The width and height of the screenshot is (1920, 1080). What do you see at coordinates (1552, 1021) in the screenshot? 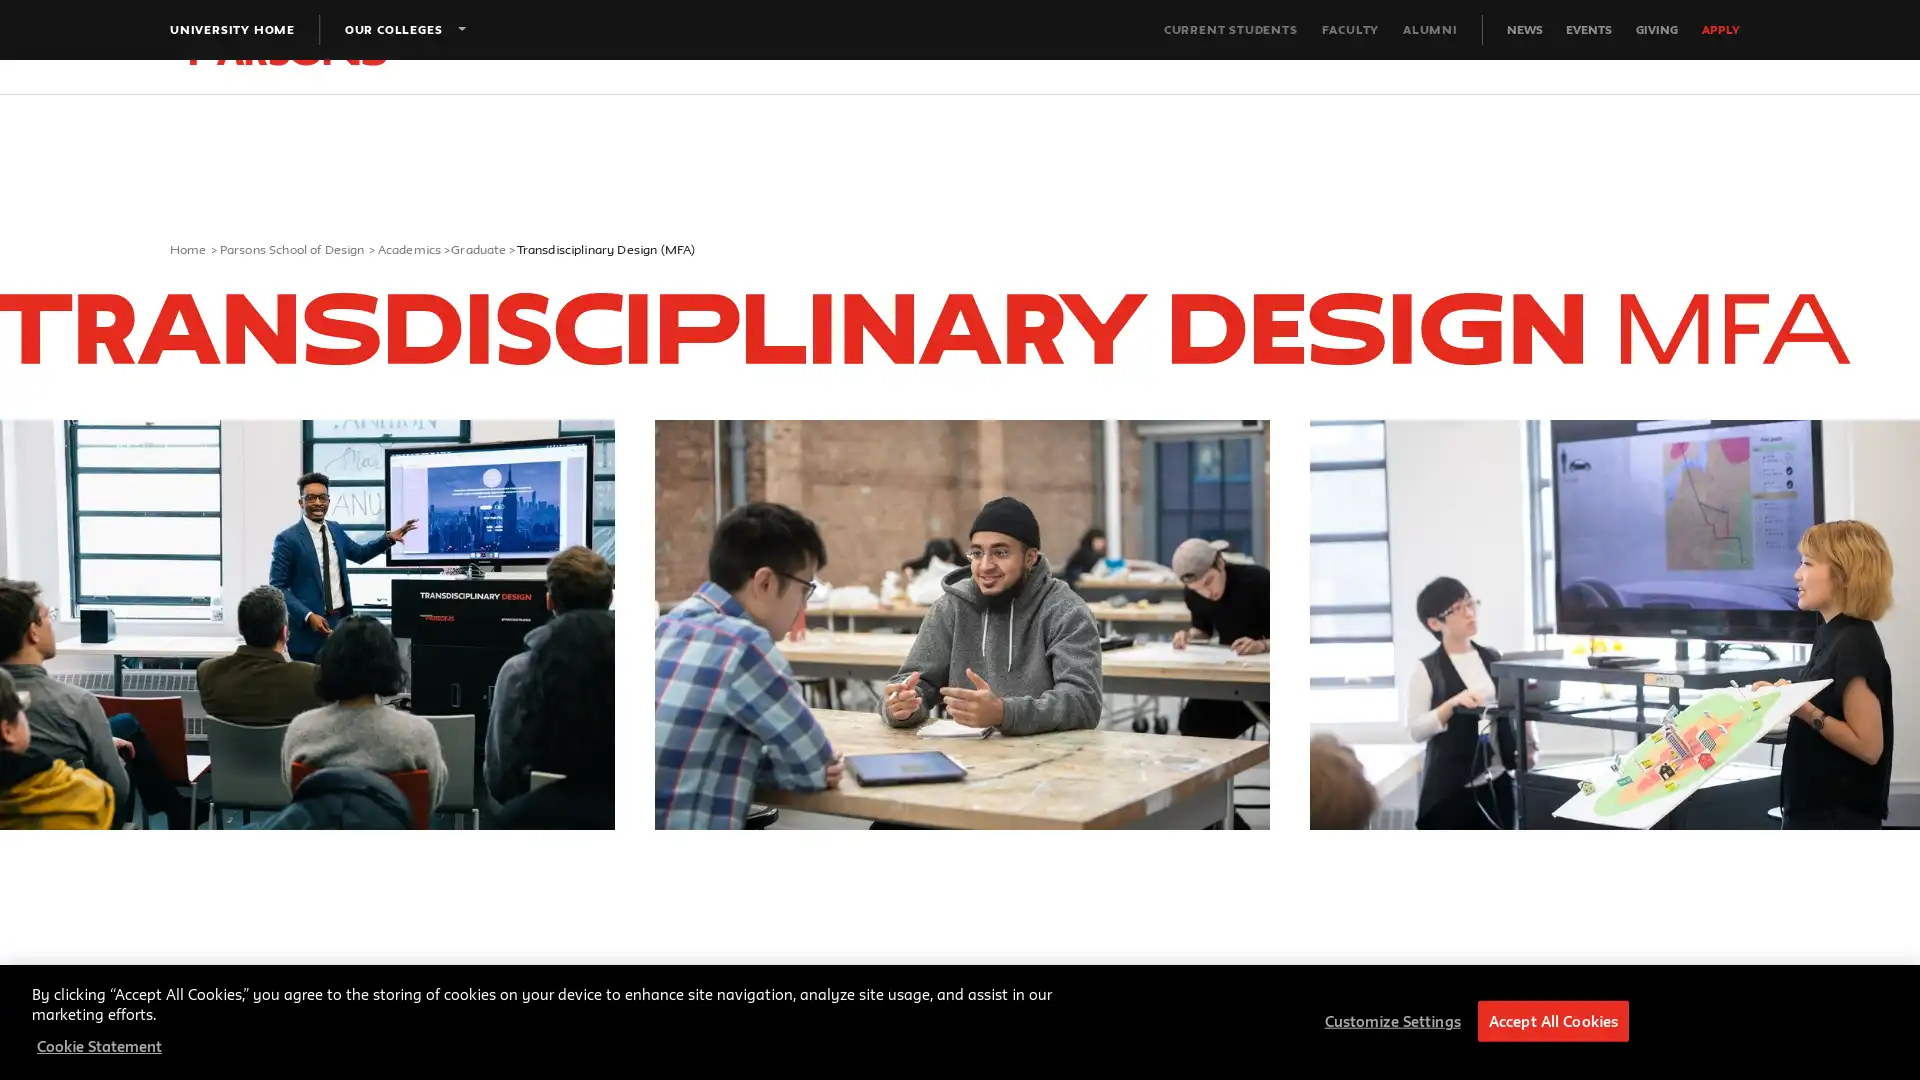
I see `Accept All Cookies` at bounding box center [1552, 1021].